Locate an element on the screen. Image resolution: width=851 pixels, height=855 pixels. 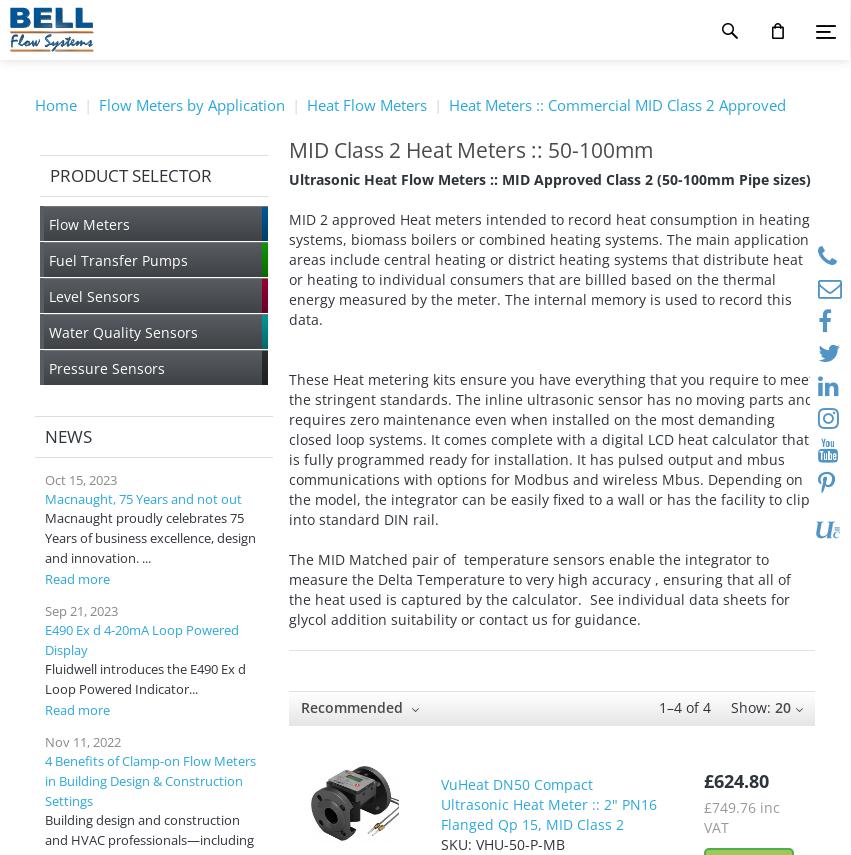
'MID Class 2 Heat Meters :: 50-100mm' is located at coordinates (469, 149).